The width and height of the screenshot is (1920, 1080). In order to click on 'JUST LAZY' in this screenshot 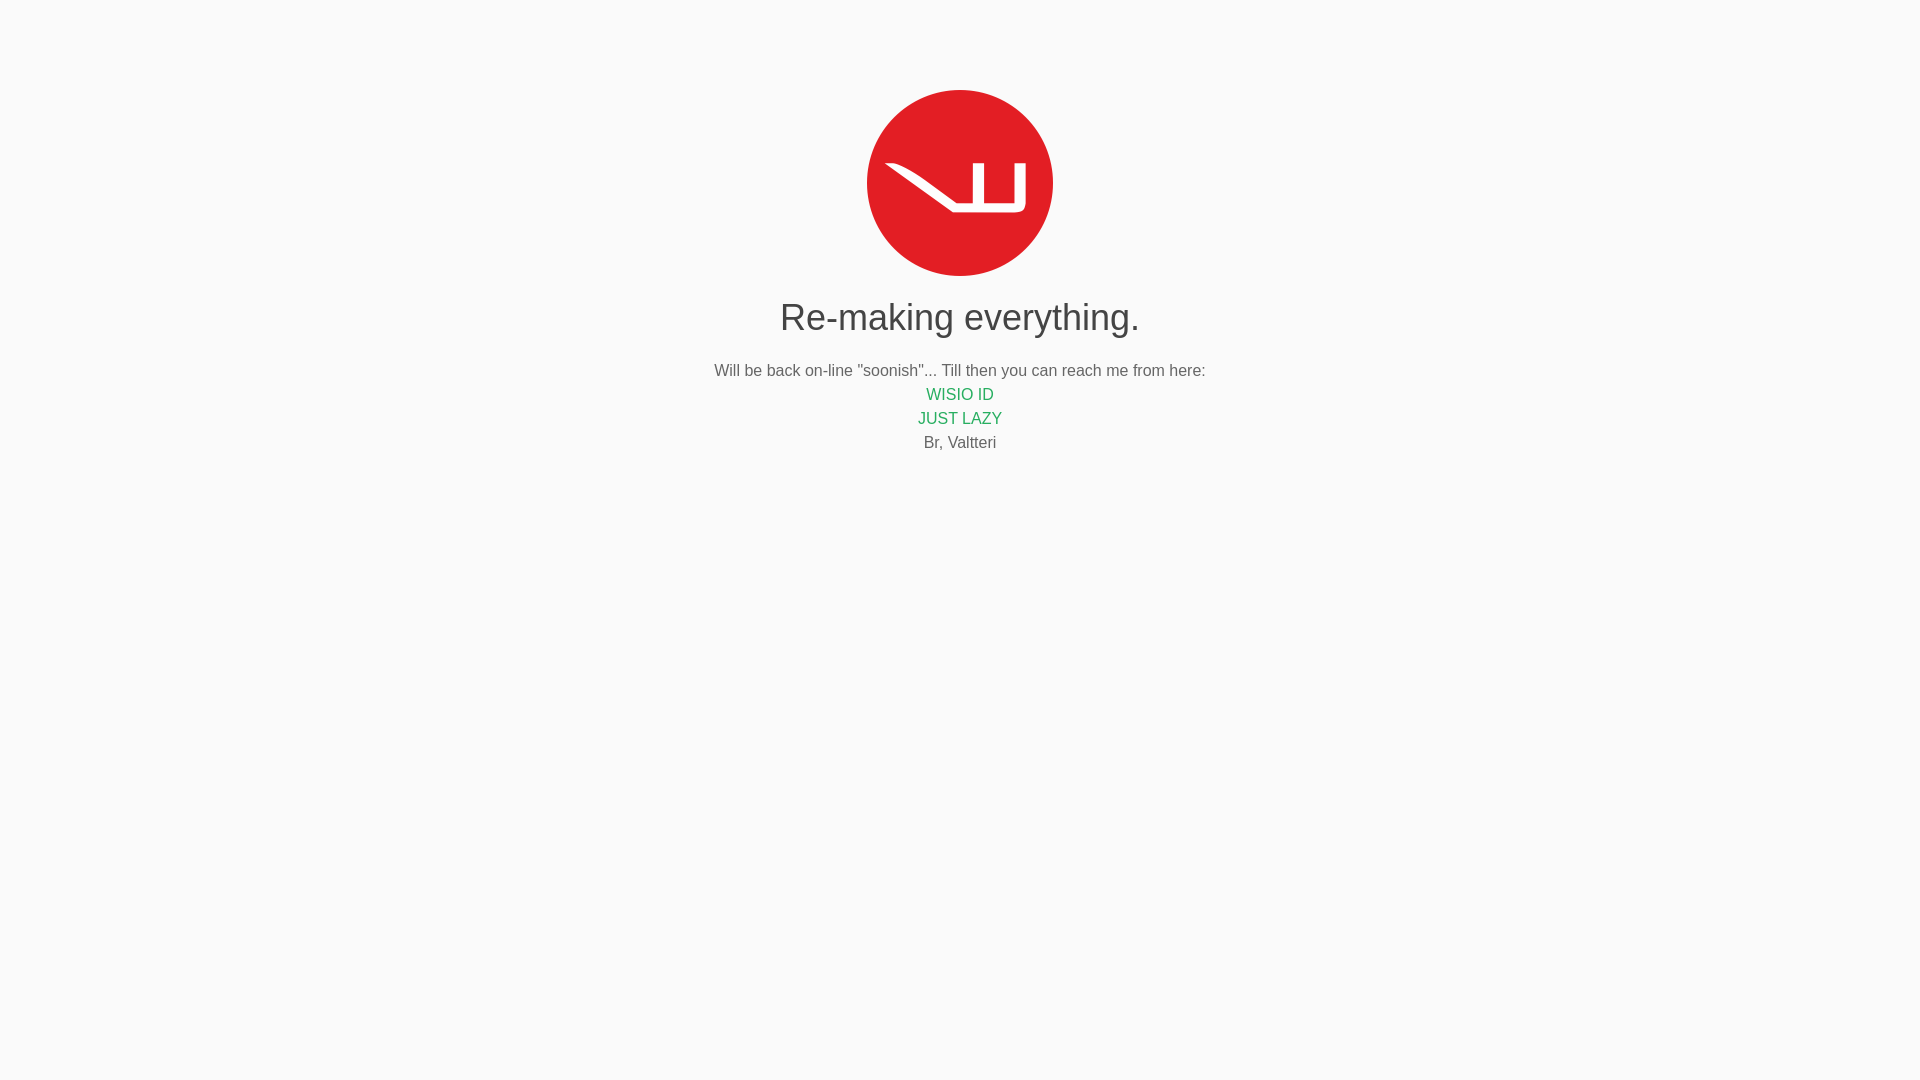, I will do `click(960, 417)`.